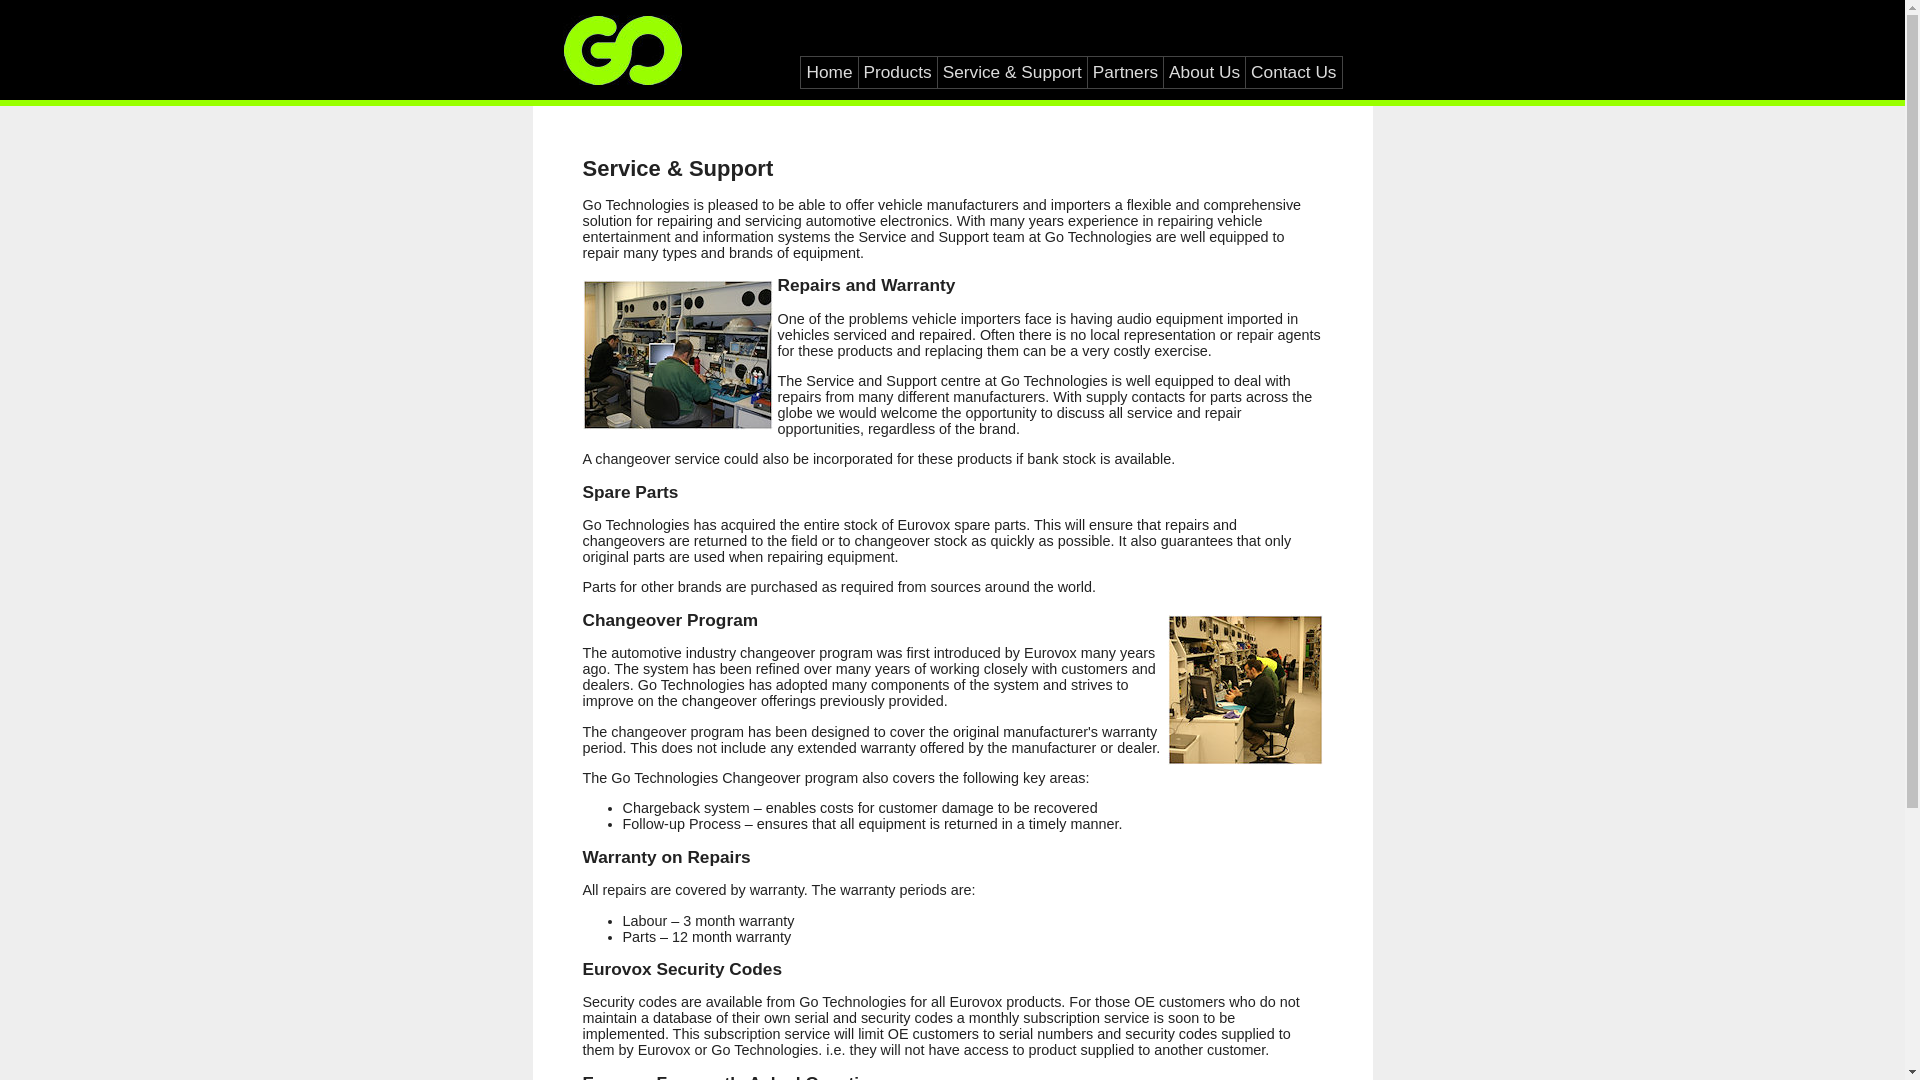 The height and width of the screenshot is (1080, 1920). What do you see at coordinates (1203, 71) in the screenshot?
I see `'About Us'` at bounding box center [1203, 71].